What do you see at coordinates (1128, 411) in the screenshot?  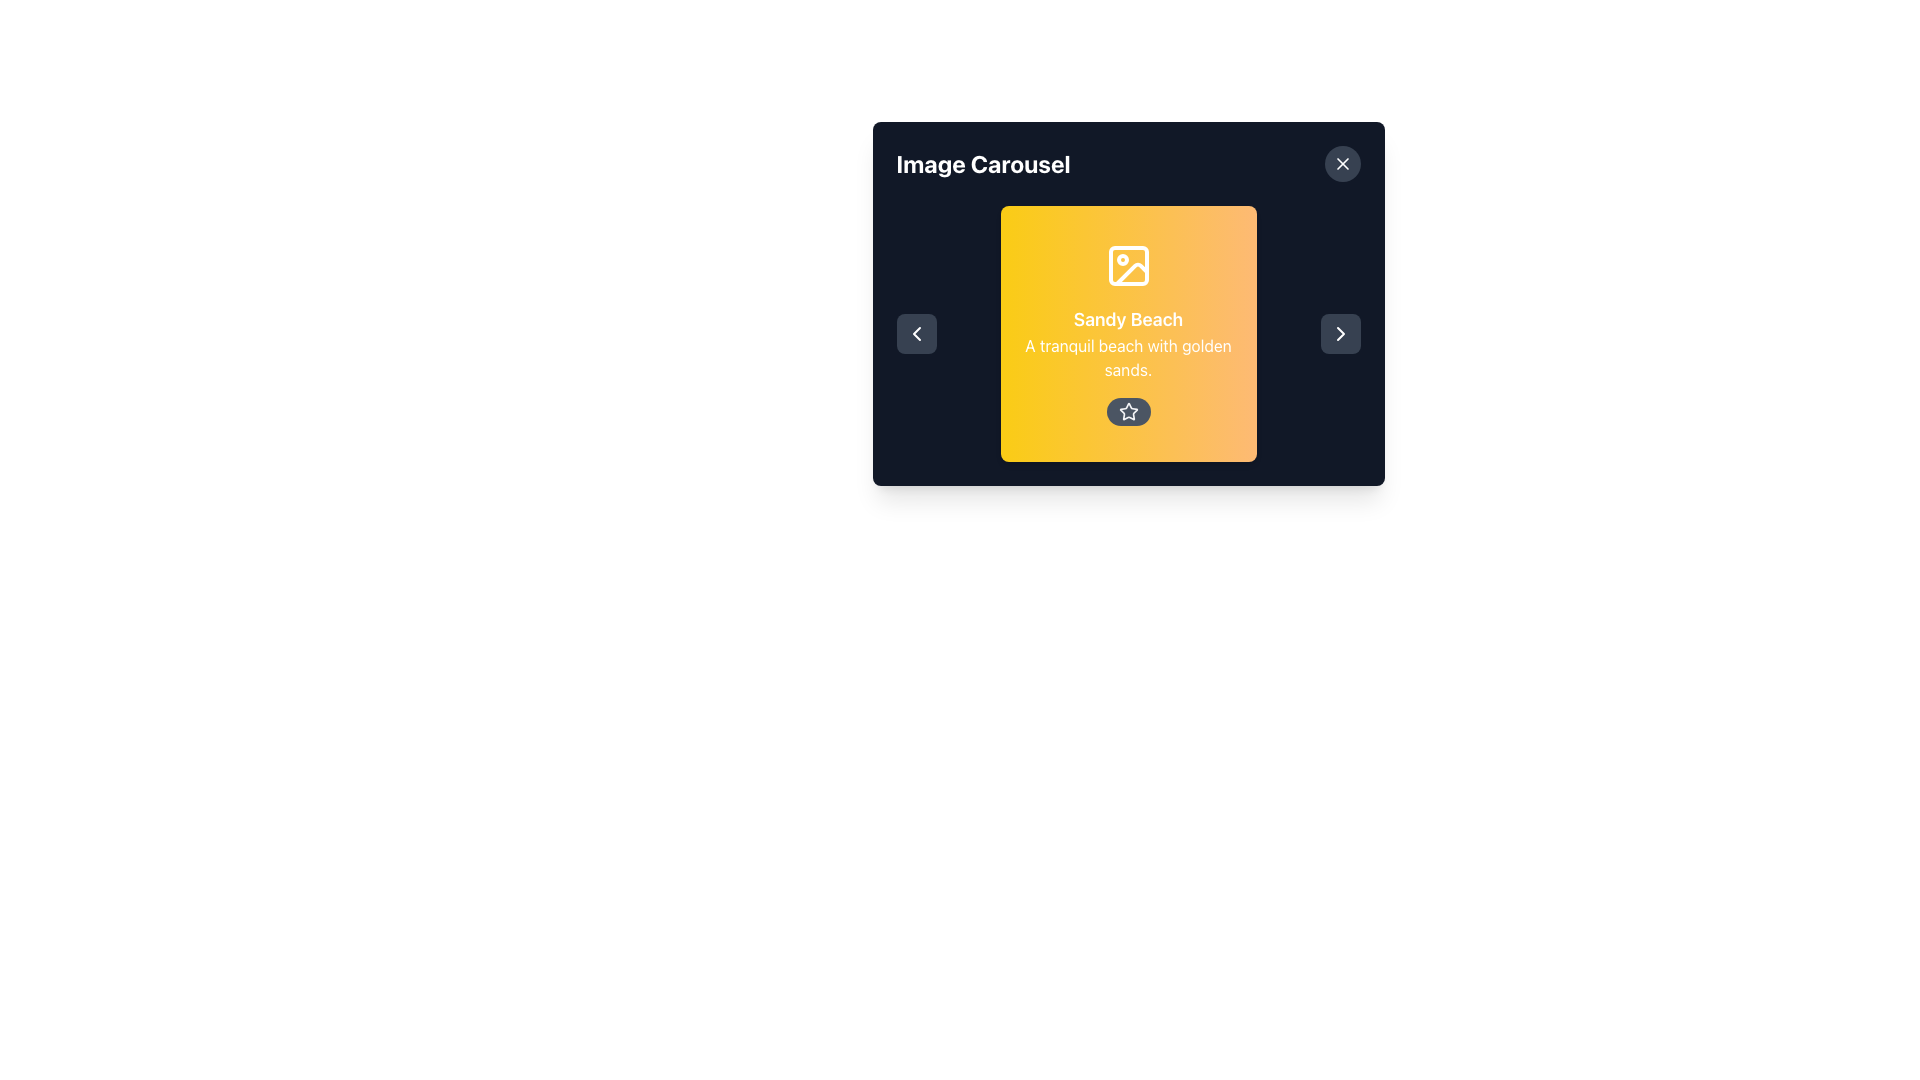 I see `the small, rounded gray button with a white star icon located at the bottom center of the 'Sandy Beach' information card` at bounding box center [1128, 411].